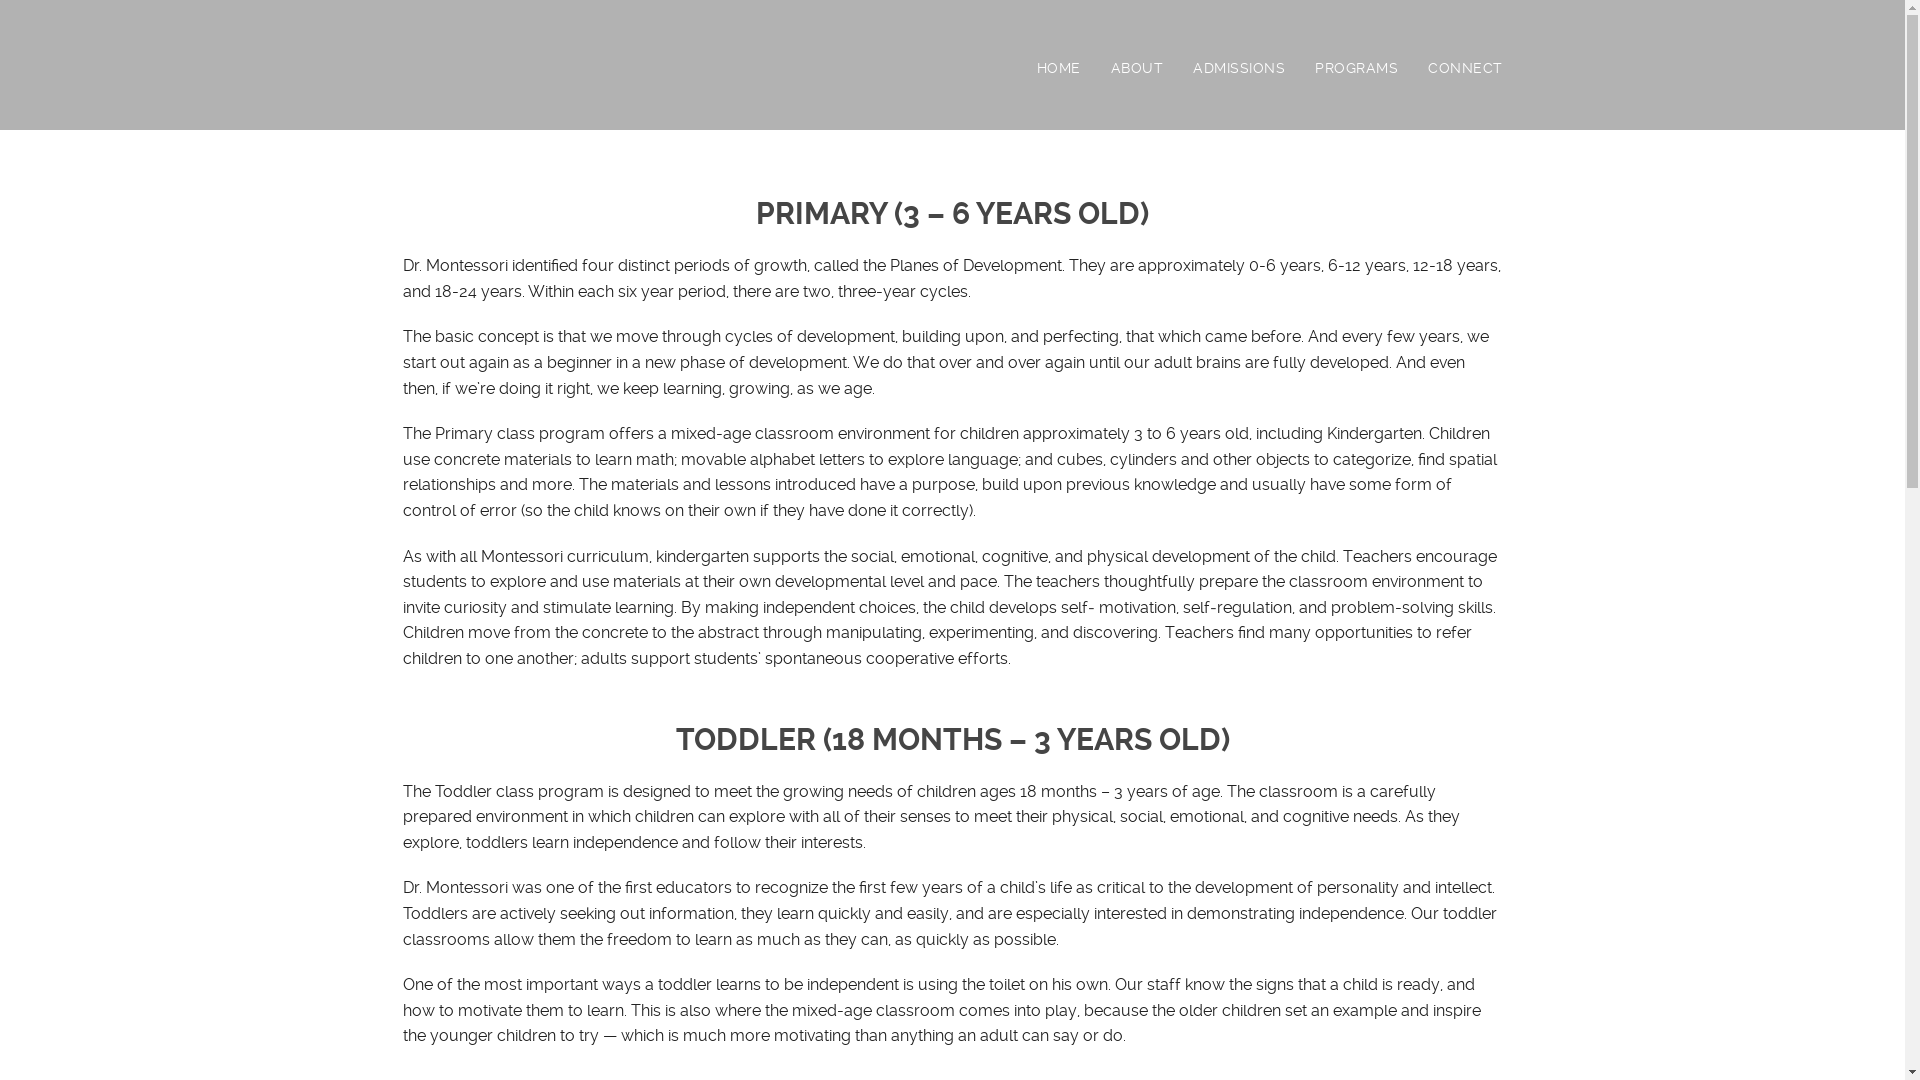 The height and width of the screenshot is (1080, 1920). I want to click on 'ADMISSIONS', so click(1193, 67).